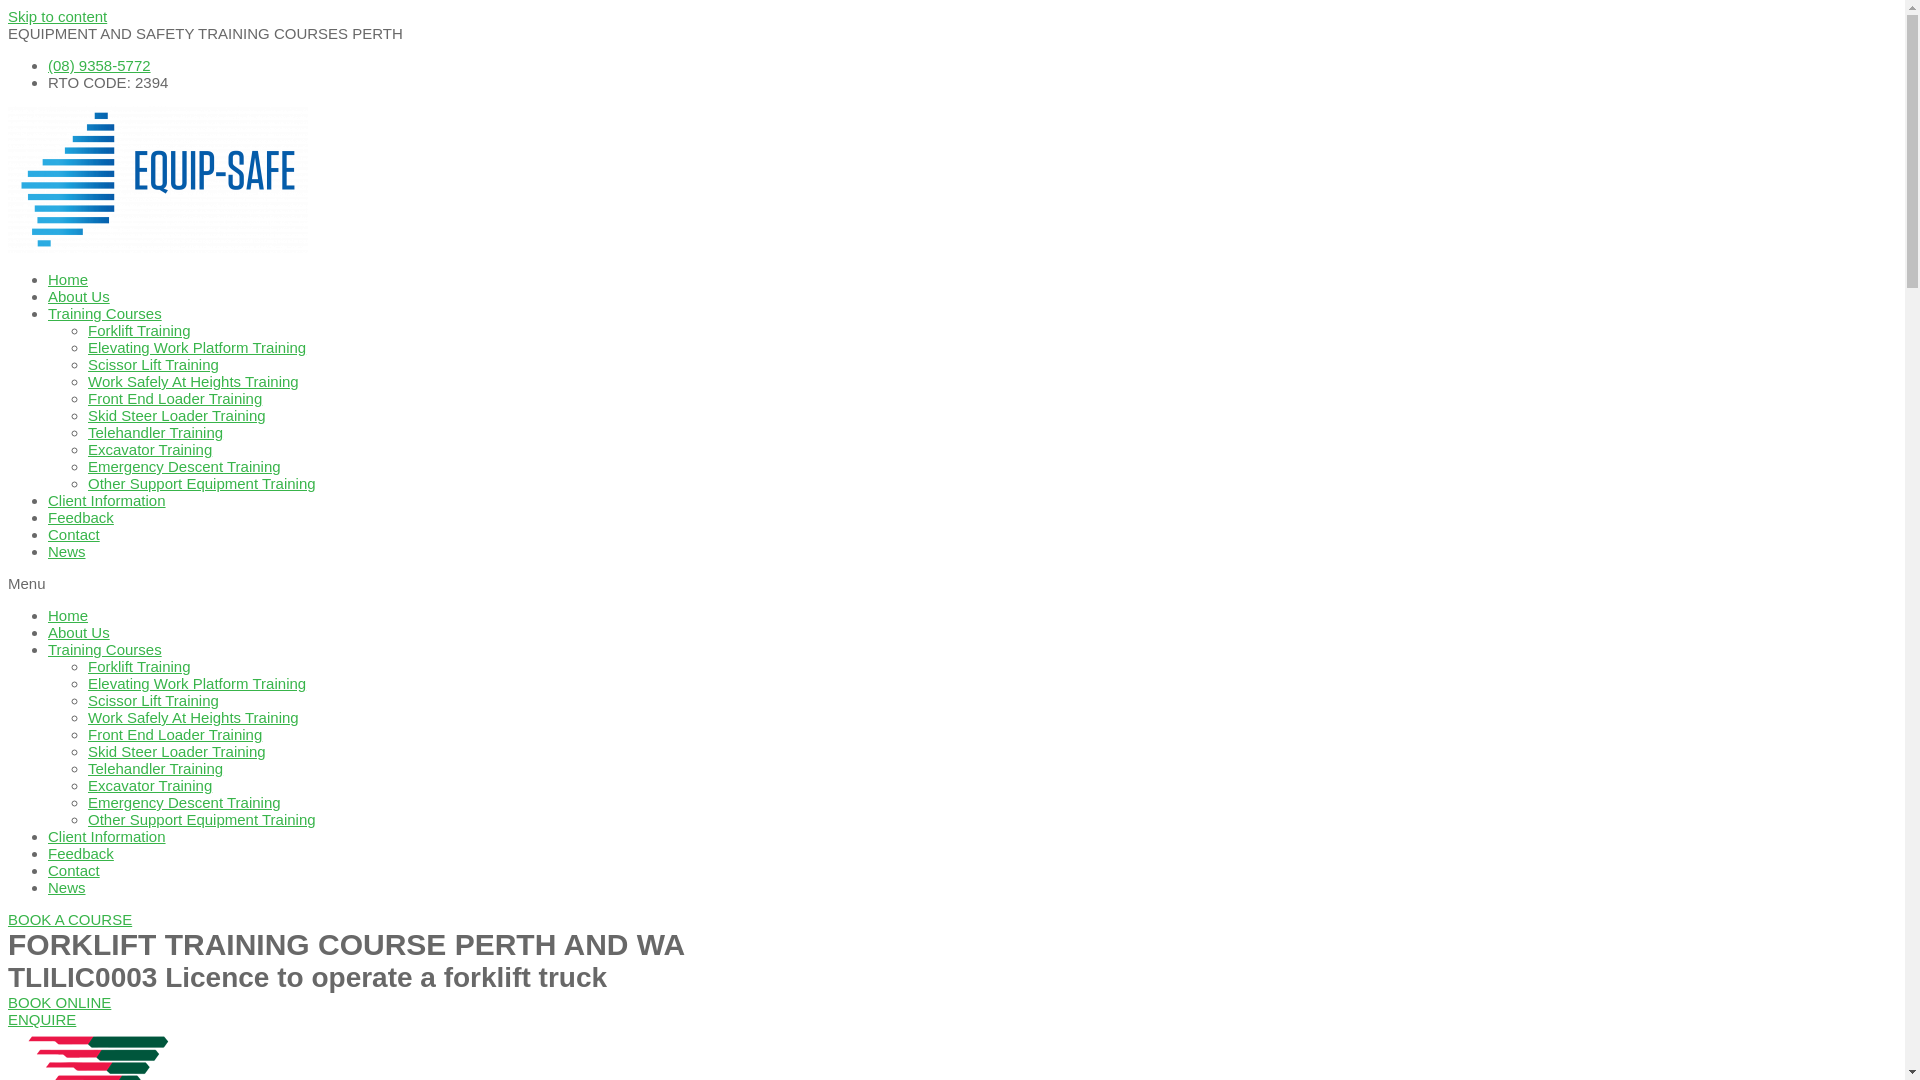 This screenshot has height=1080, width=1920. I want to click on 'Feedback', so click(80, 516).